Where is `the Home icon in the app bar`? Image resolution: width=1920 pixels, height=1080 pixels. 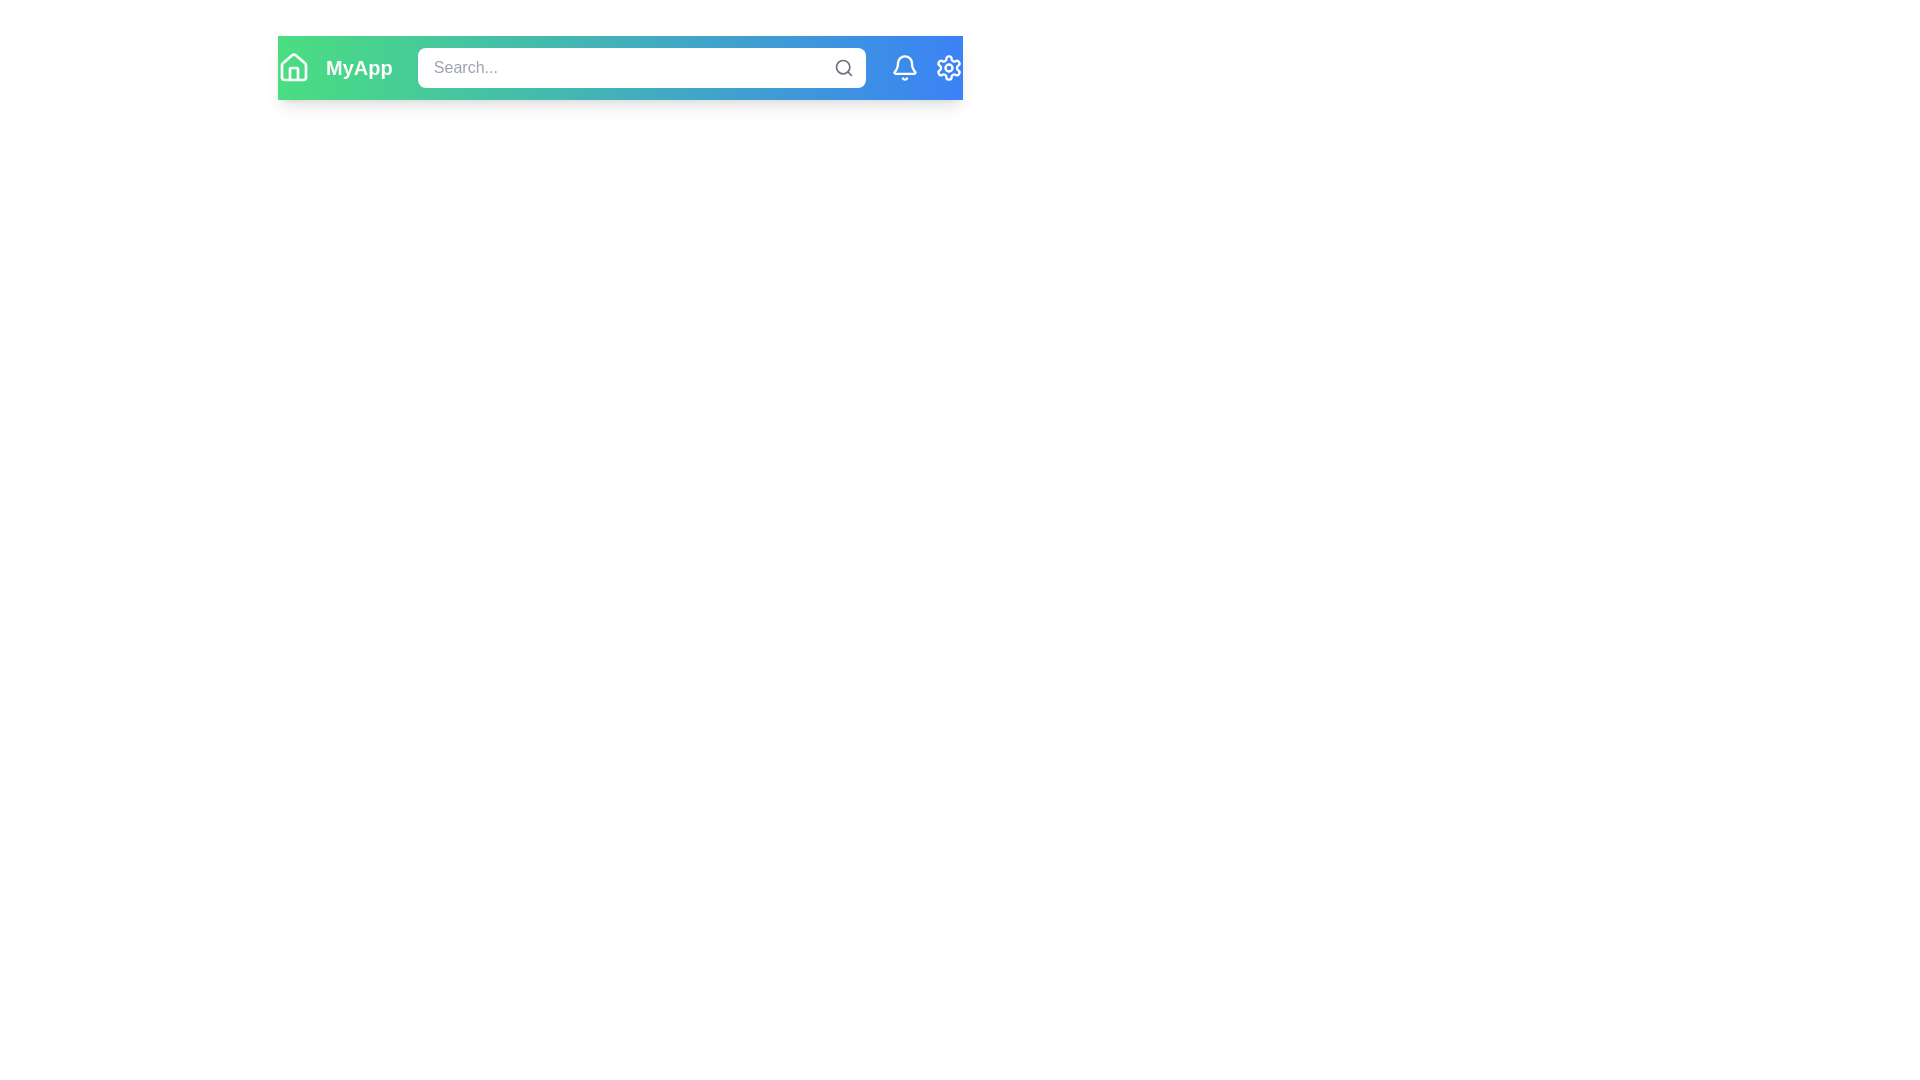 the Home icon in the app bar is located at coordinates (292, 67).